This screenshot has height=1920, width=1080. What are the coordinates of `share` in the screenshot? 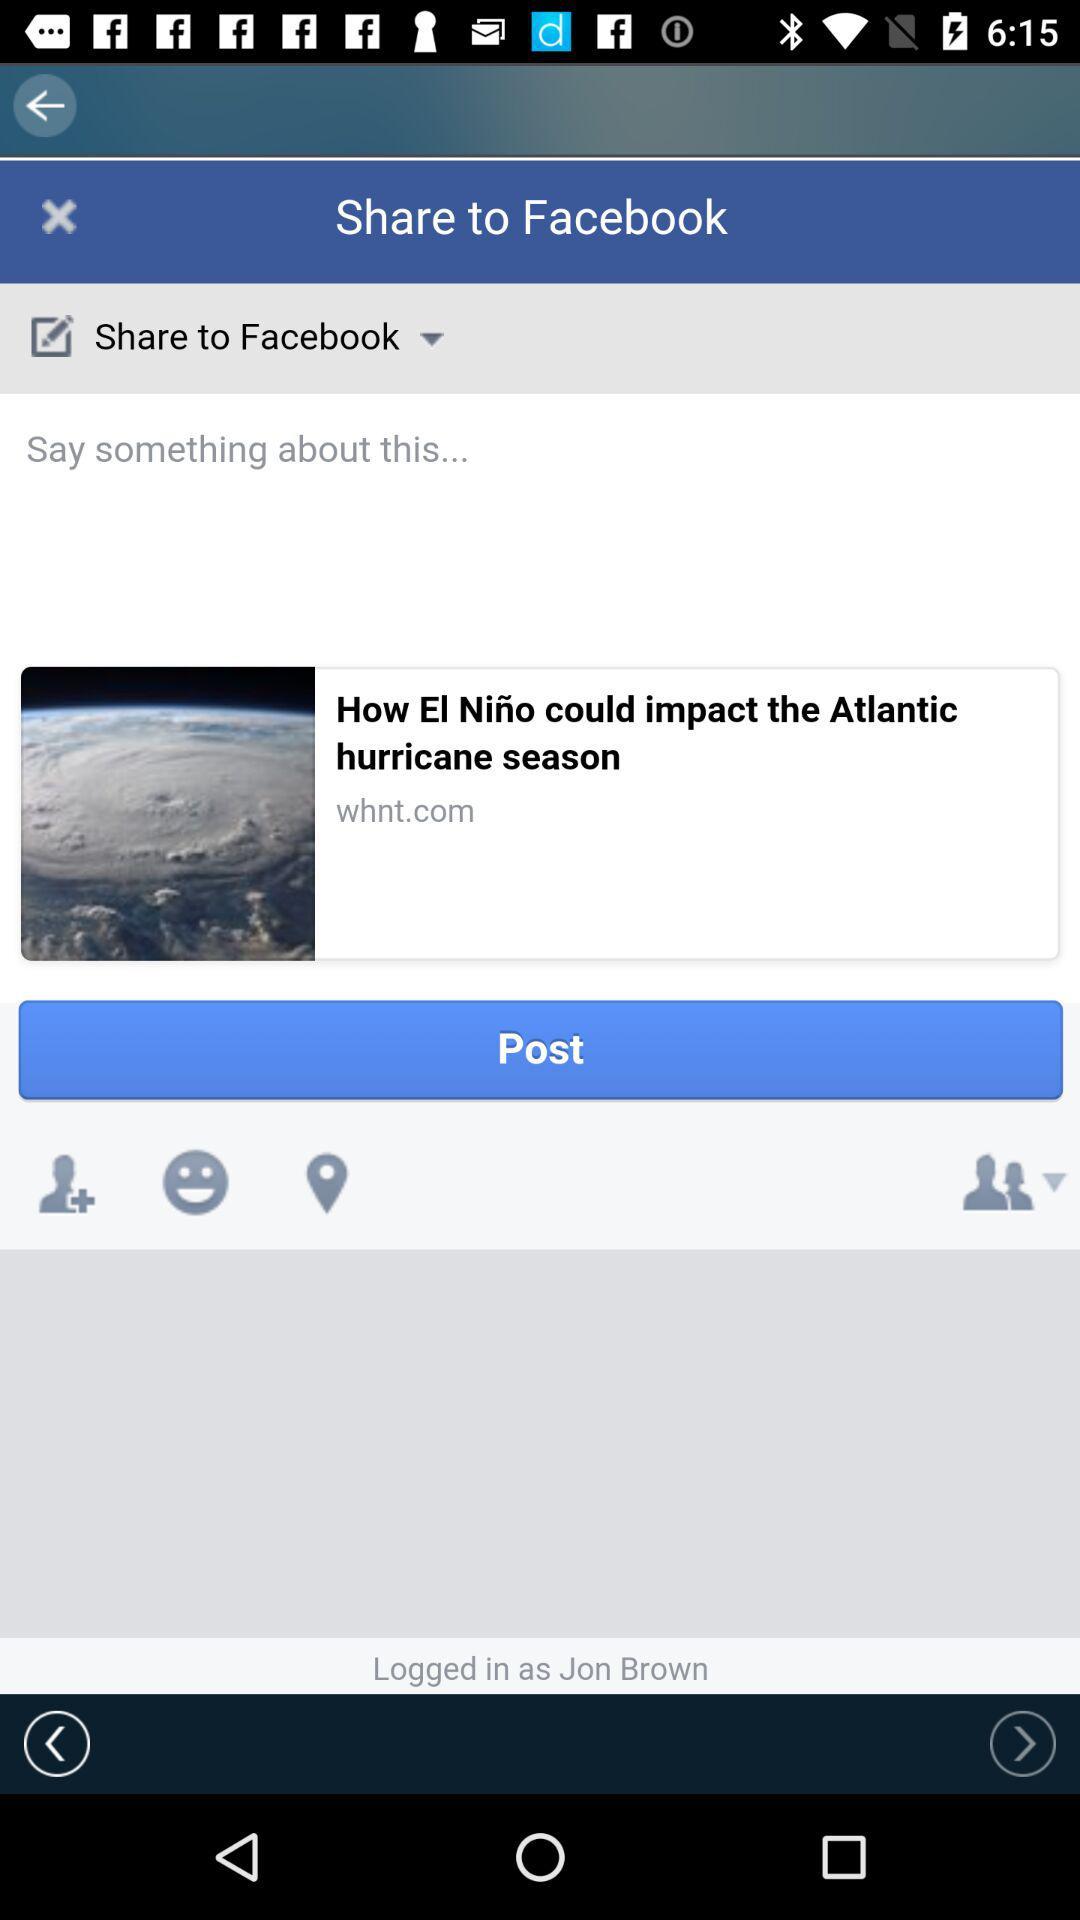 It's located at (131, 240).